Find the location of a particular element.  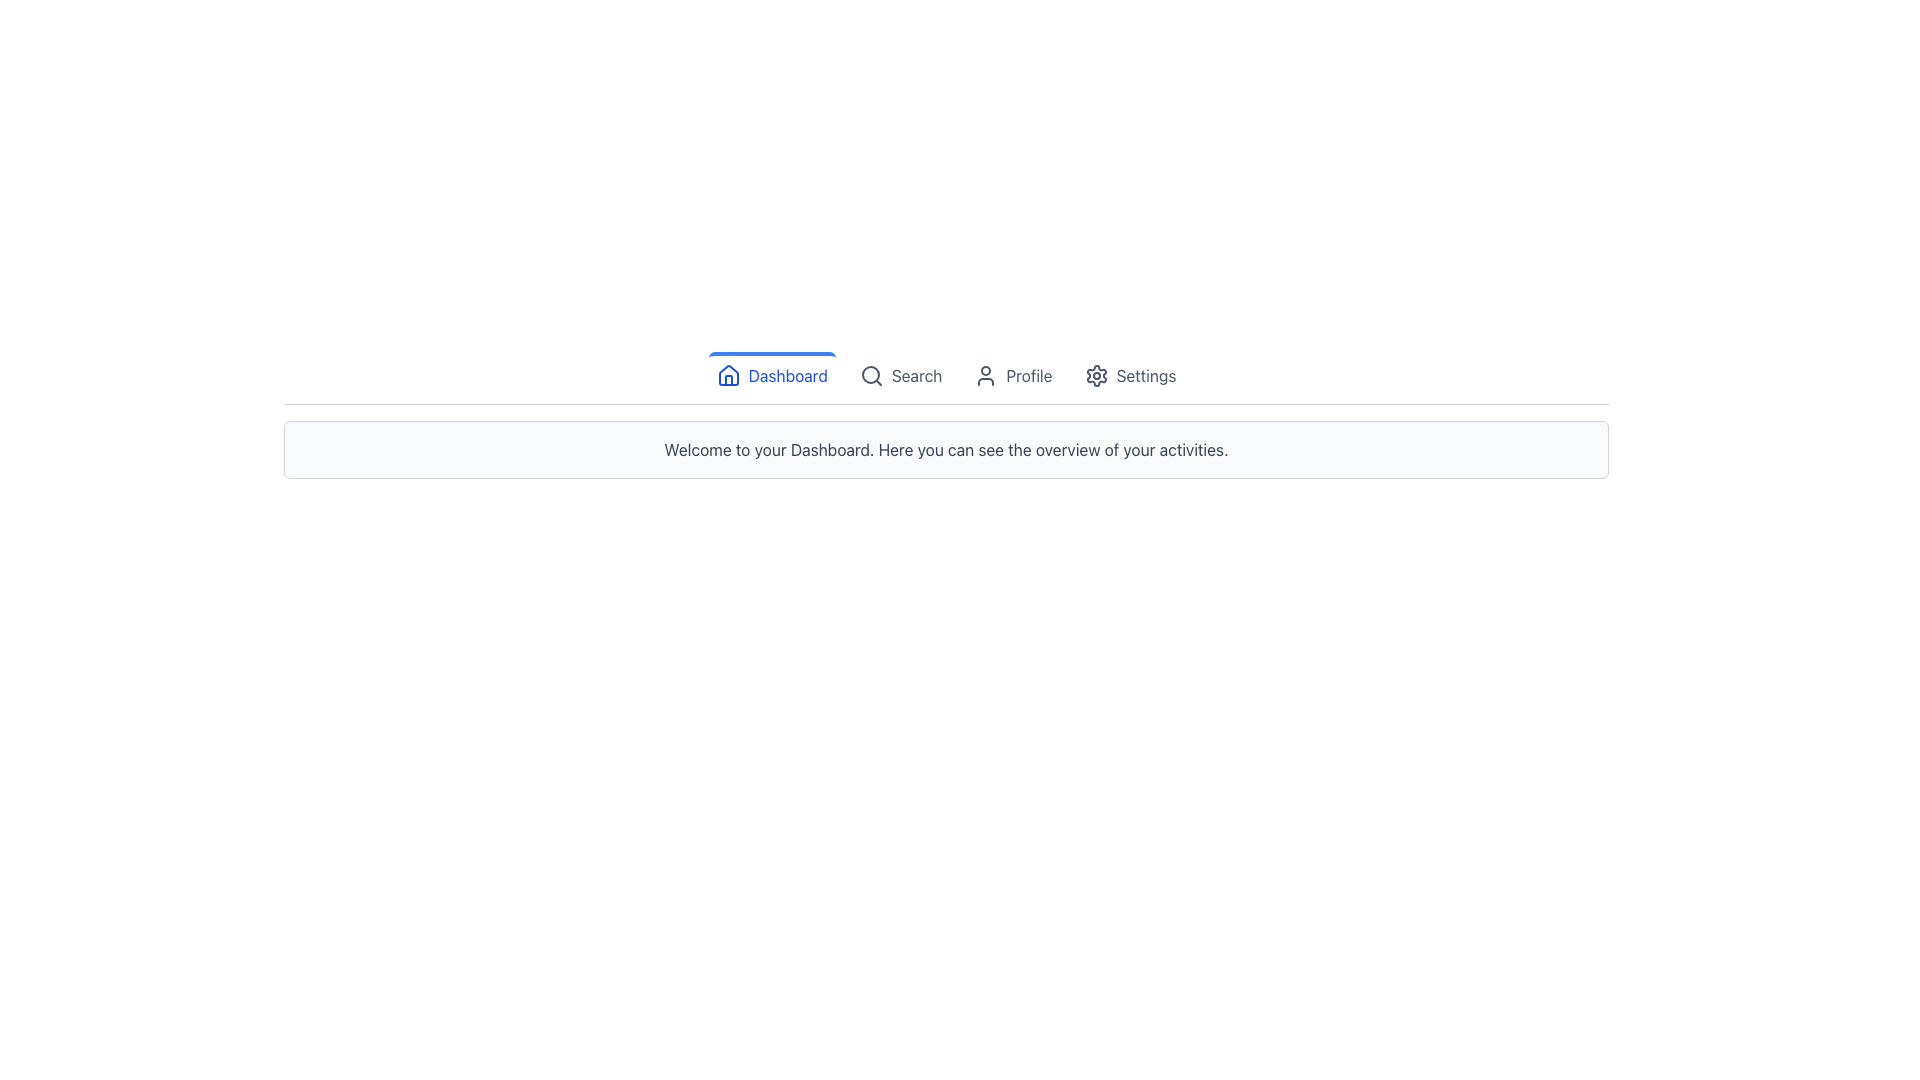

'Search' label located near the center-right of the header section in the navigation toolbar is located at coordinates (915, 375).